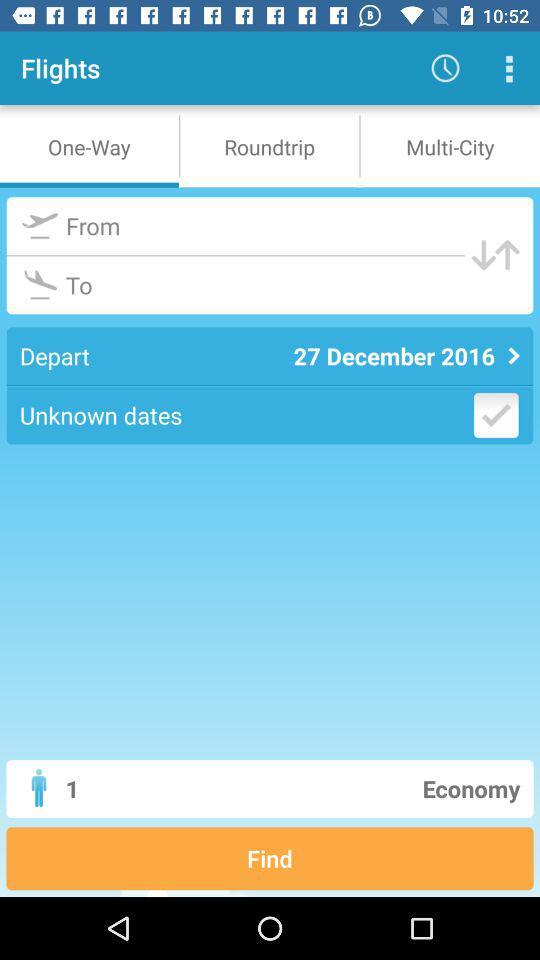  What do you see at coordinates (345, 788) in the screenshot?
I see `item next to the 1` at bounding box center [345, 788].